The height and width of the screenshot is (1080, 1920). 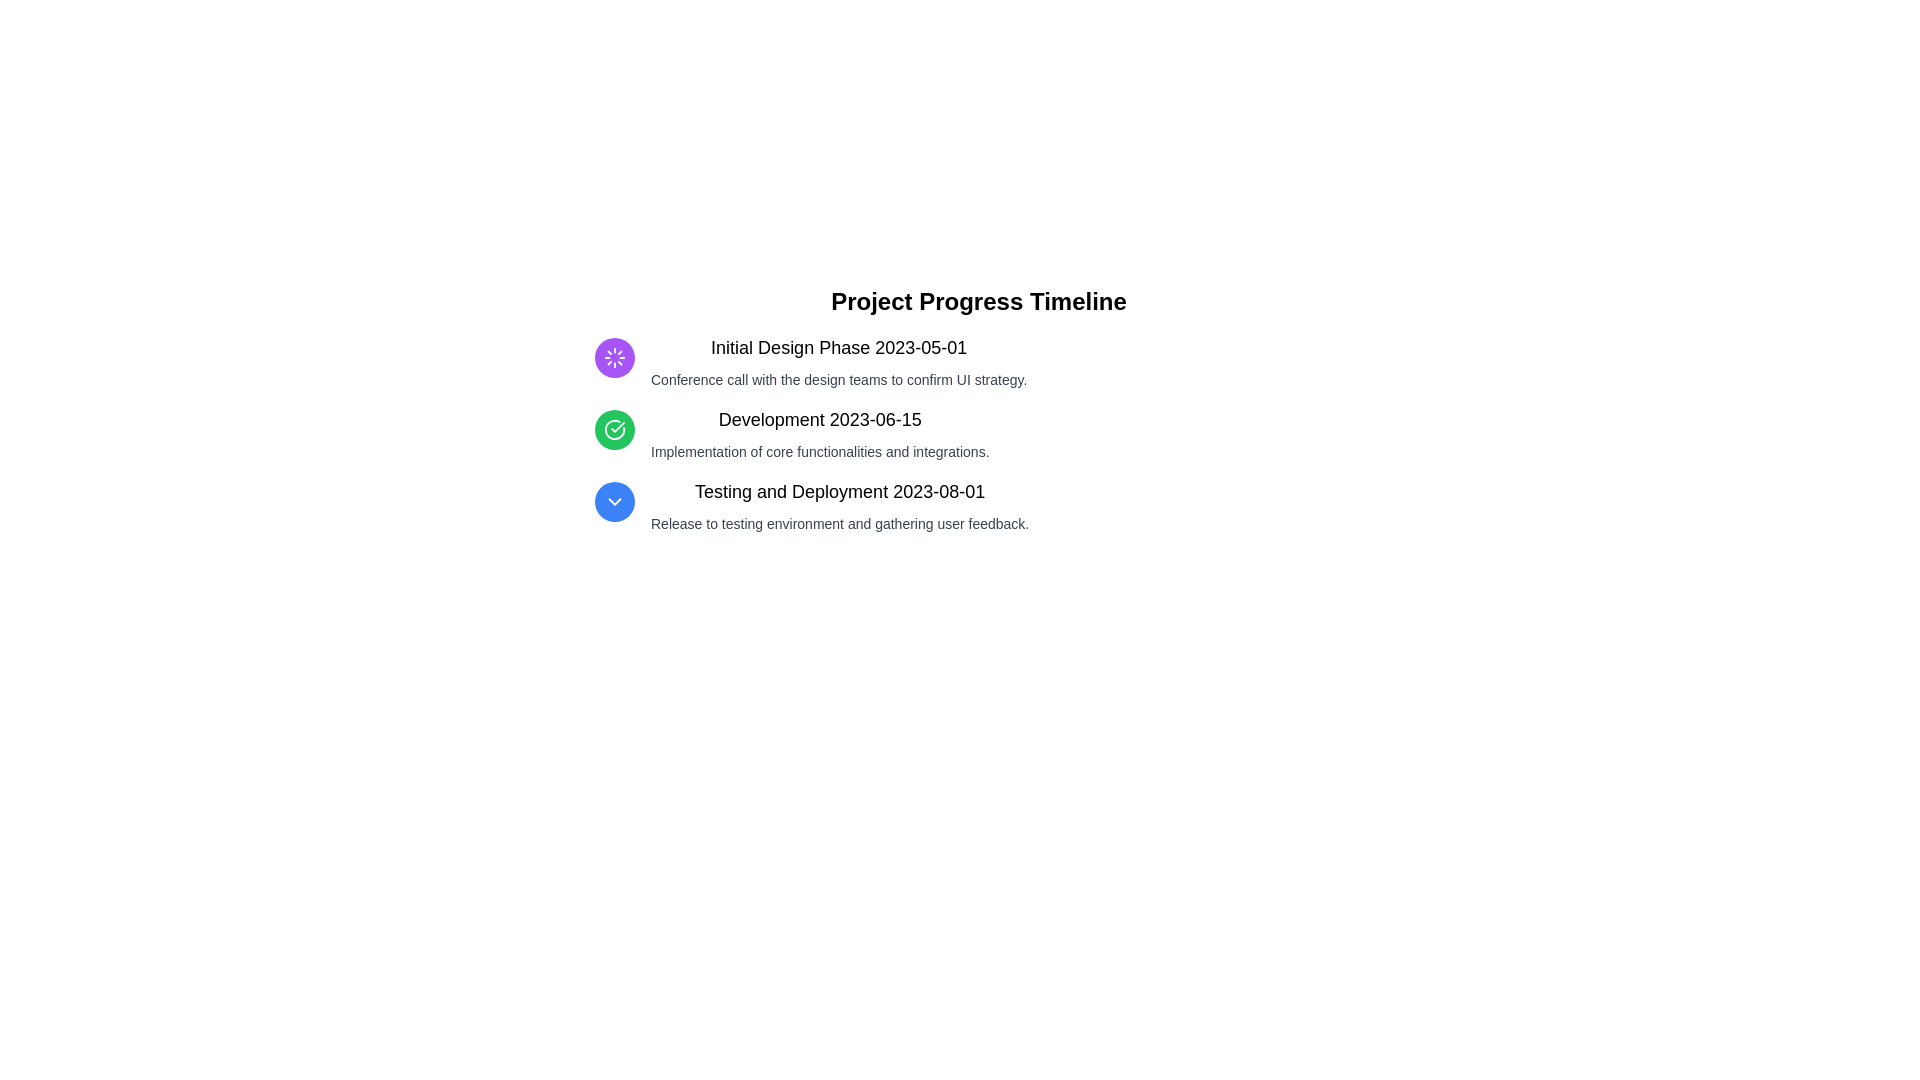 I want to click on the Decorative Icon representing the 'Initial Design Phase' in the timeline, positioned to the left of the 'Initial Design Phase 2023-05-01' text, so click(x=613, y=357).